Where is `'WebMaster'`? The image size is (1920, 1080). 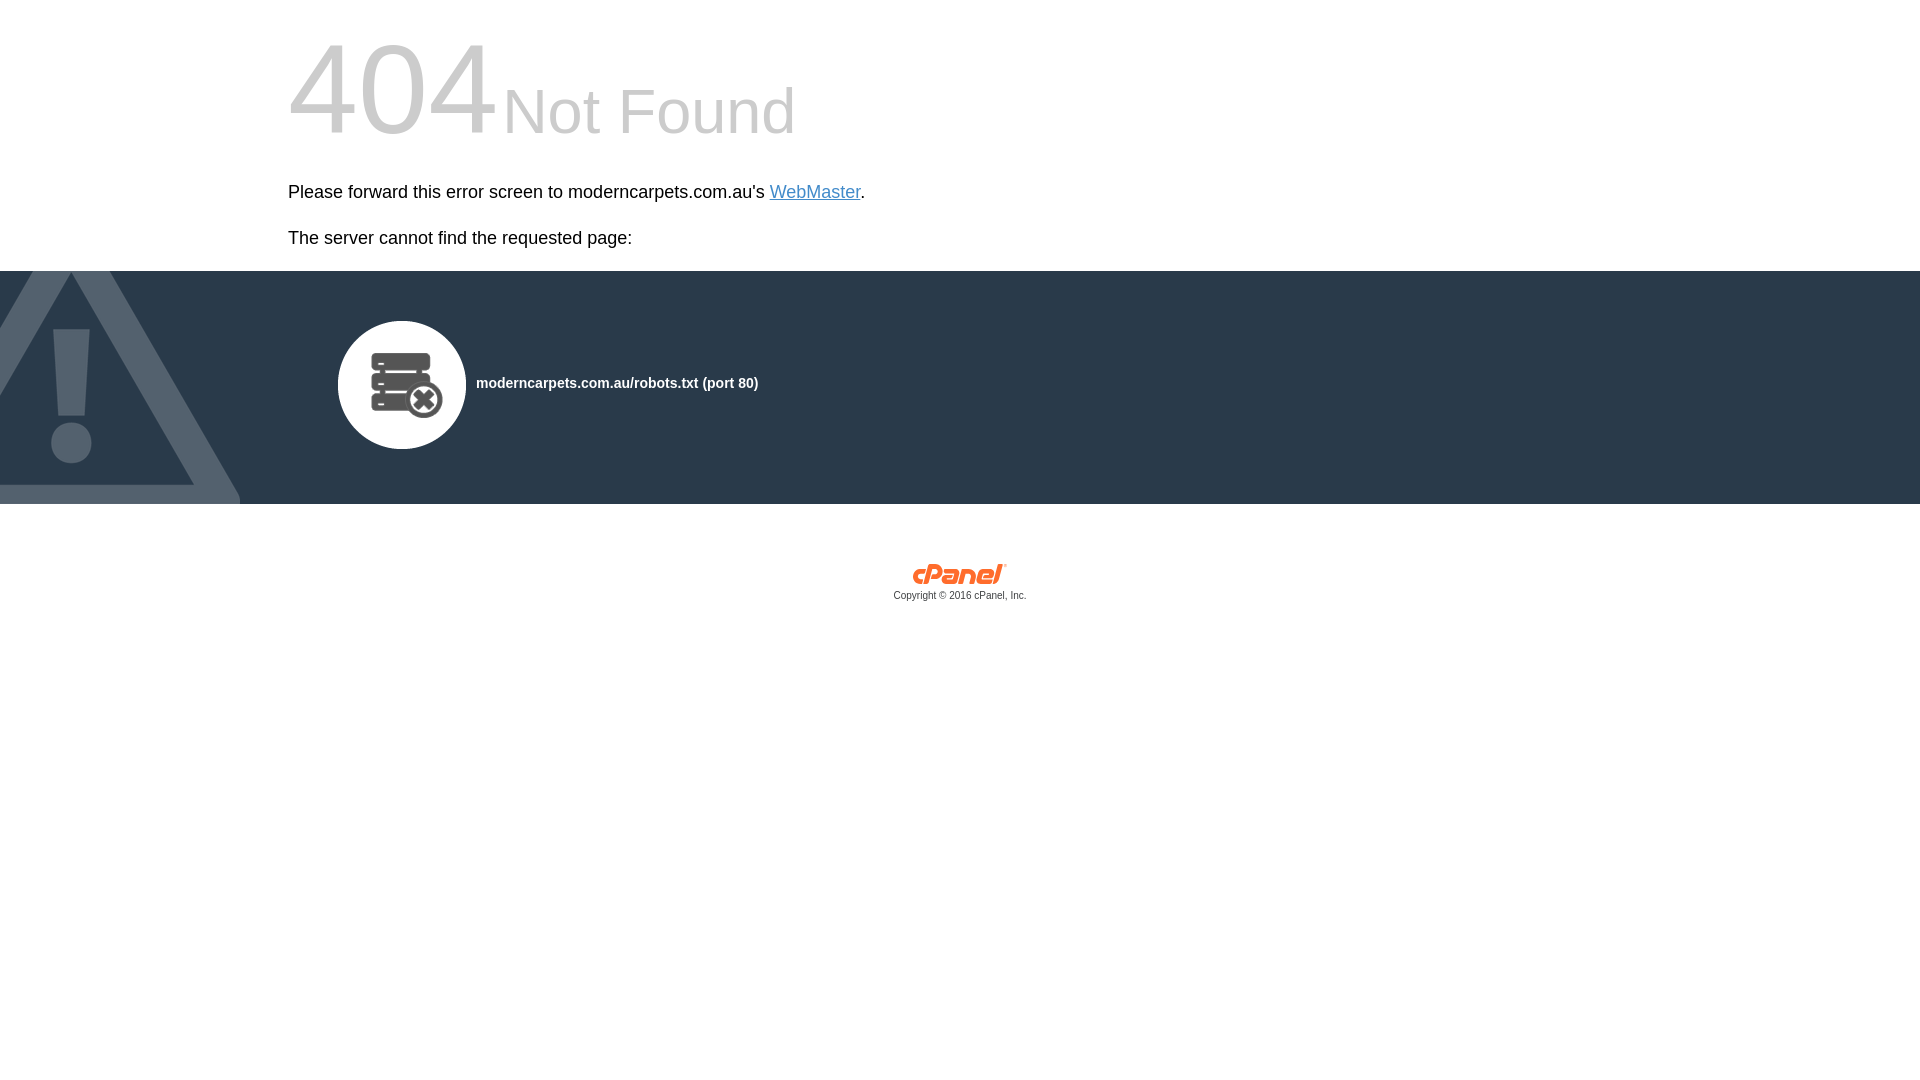
'WebMaster' is located at coordinates (768, 192).